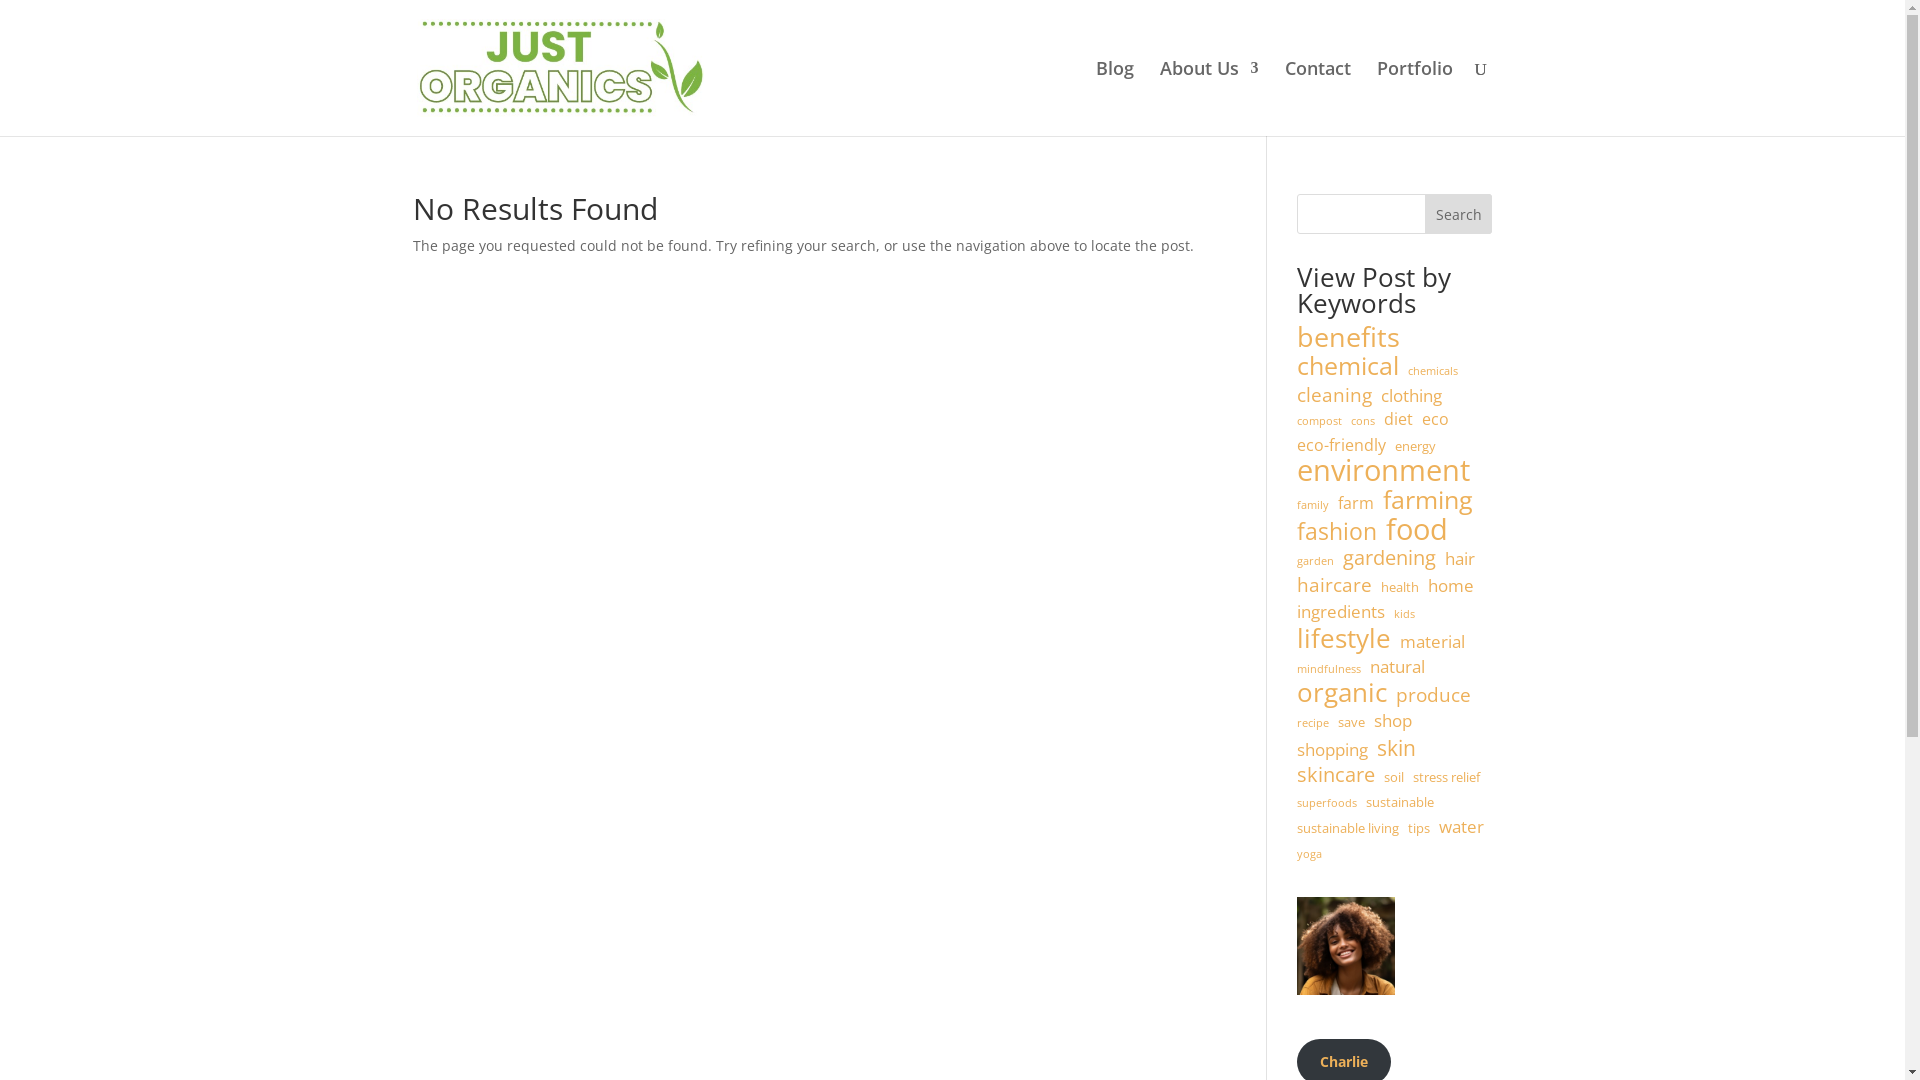 This screenshot has height=1080, width=1920. I want to click on 'mindfulness', so click(1329, 670).